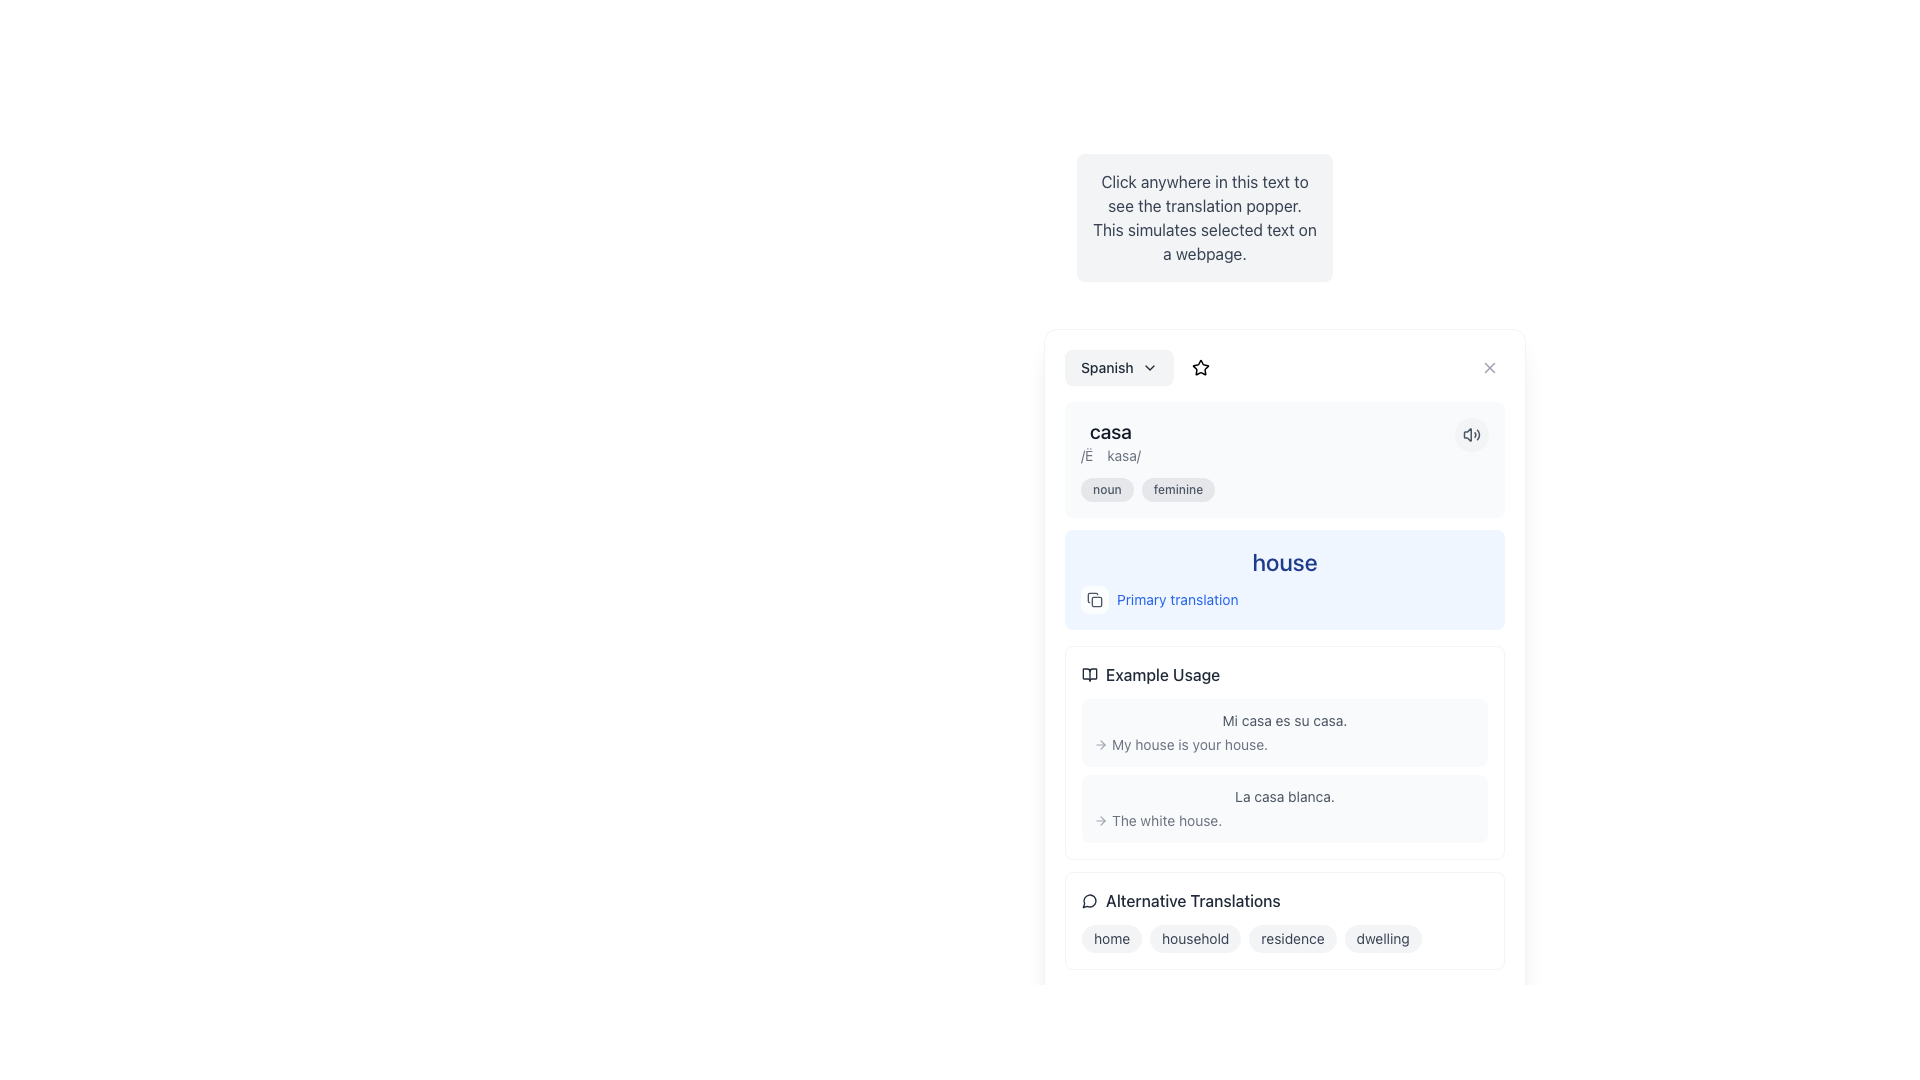 Image resolution: width=1920 pixels, height=1080 pixels. What do you see at coordinates (1285, 938) in the screenshot?
I see `the third text label in the horizontal group of alternative translation options, which is displayed as a pill-shaped element and is located within the 'Alternative Translations' box` at bounding box center [1285, 938].